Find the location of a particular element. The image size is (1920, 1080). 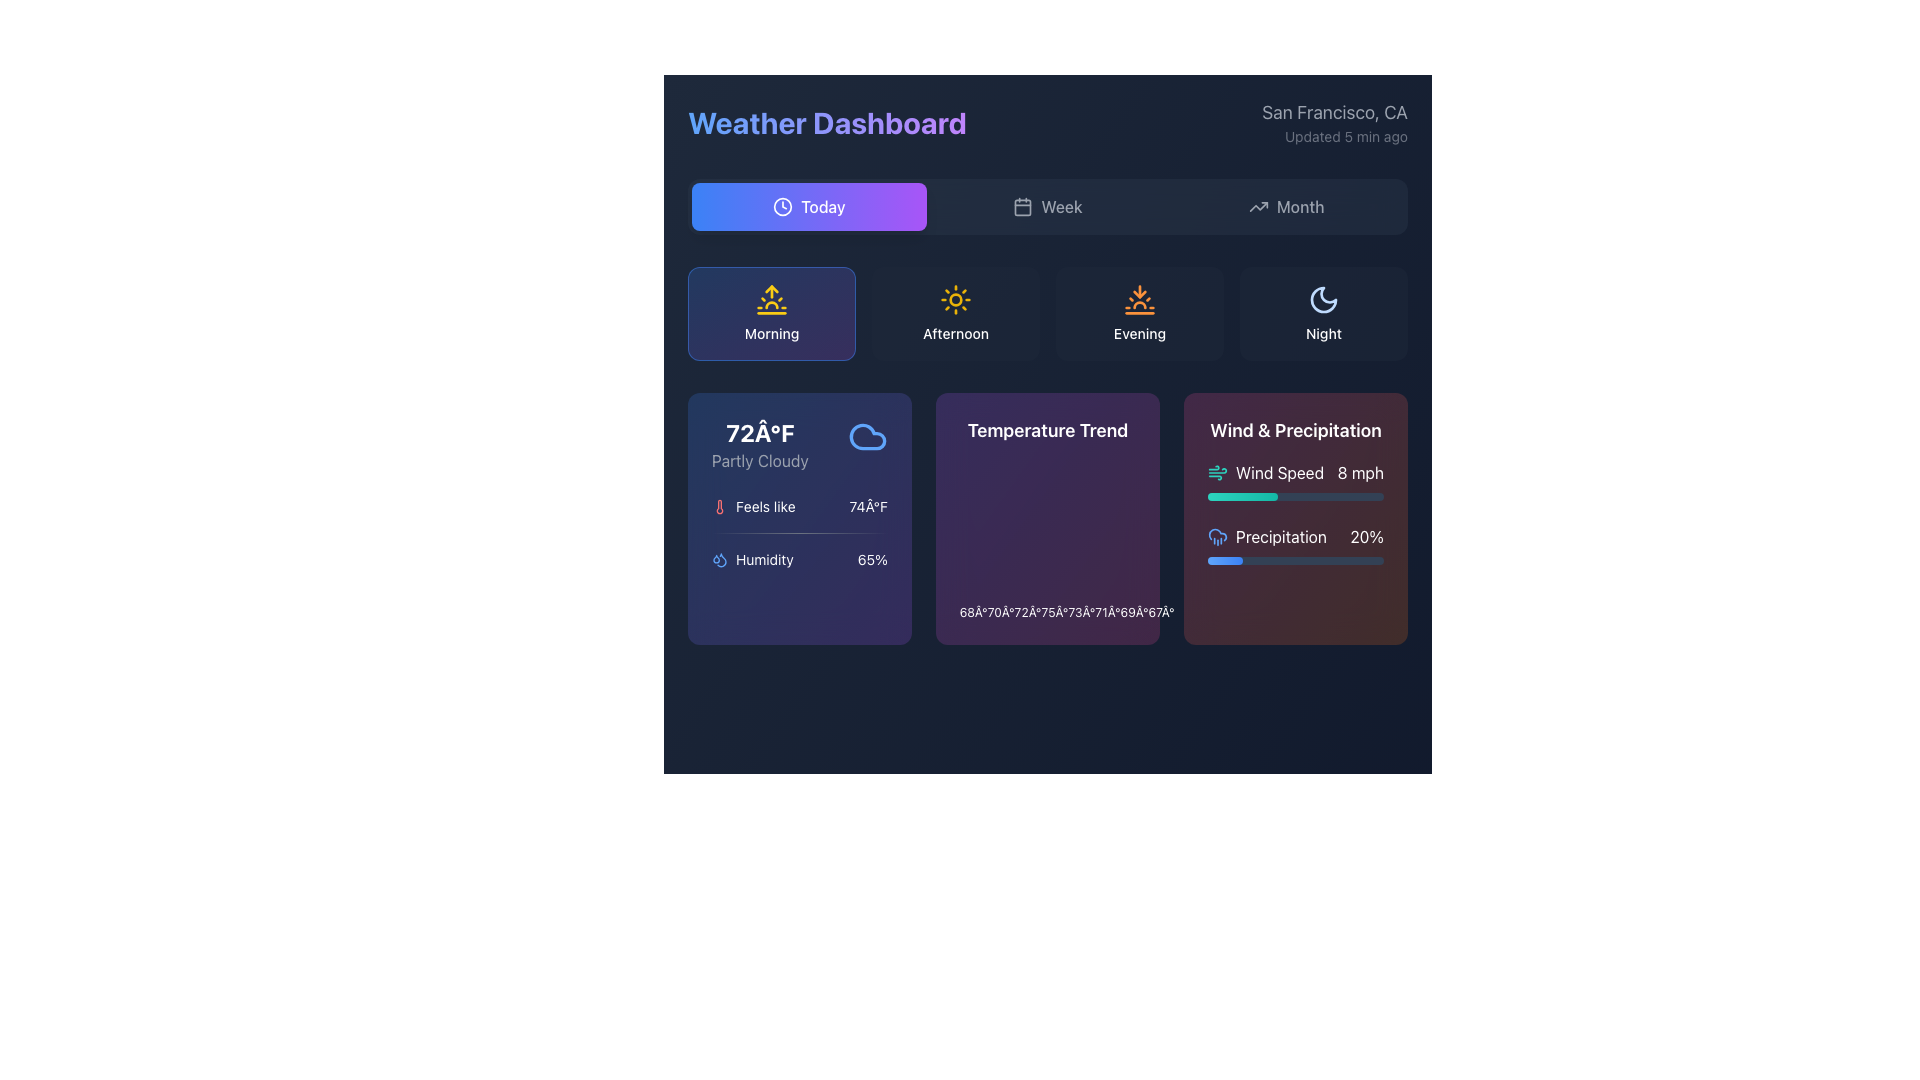

the temperature value label located near the bottom center of the 'Temperature Trend' section, below the vertical gradient bar is located at coordinates (1107, 612).